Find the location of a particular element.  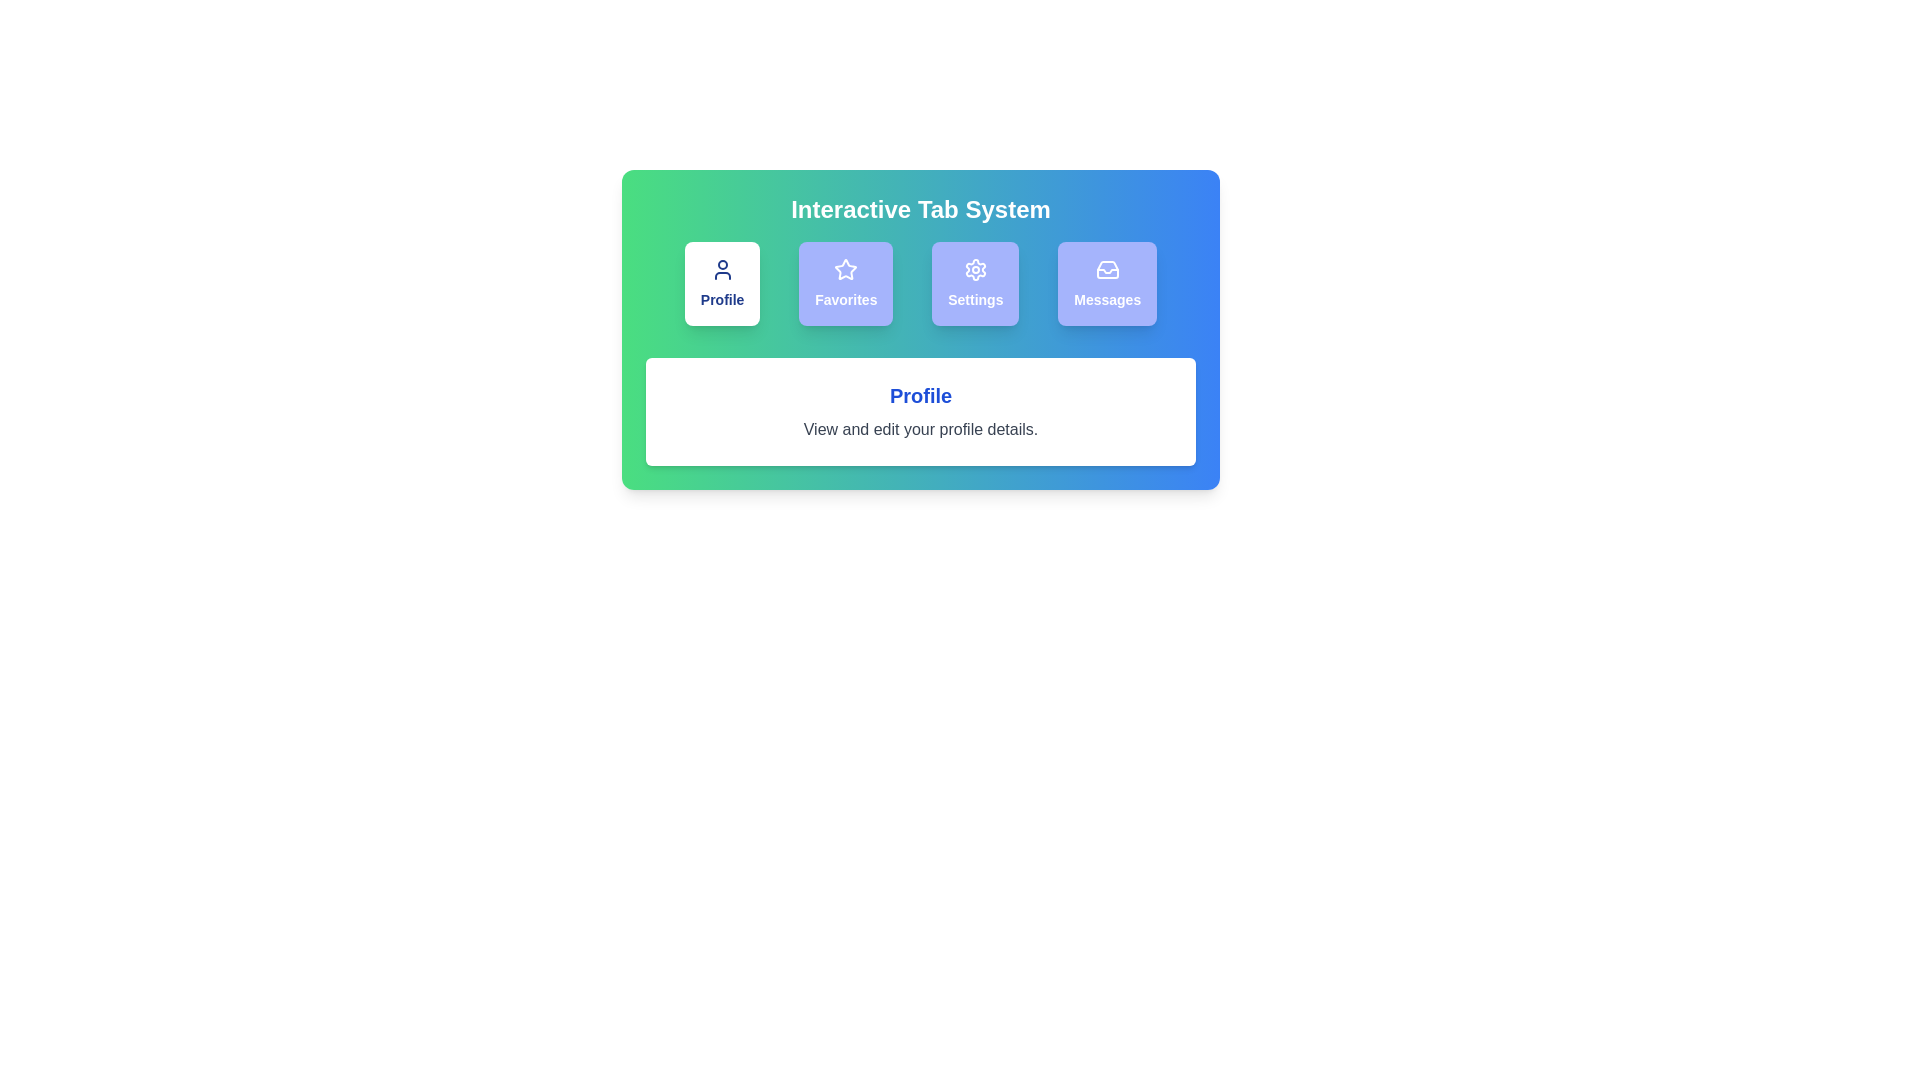

the tab labeled Settings to observe its hover effect is located at coordinates (975, 284).